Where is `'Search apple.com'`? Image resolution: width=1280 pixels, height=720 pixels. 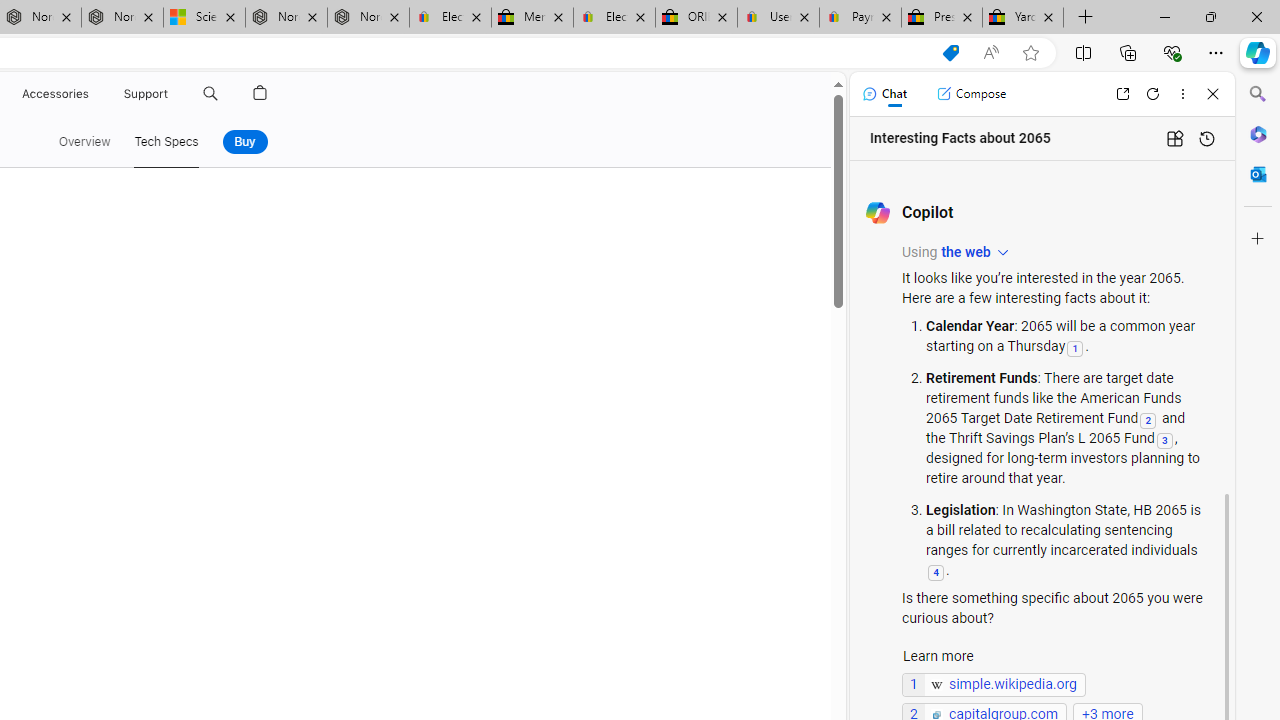 'Search apple.com' is located at coordinates (210, 93).